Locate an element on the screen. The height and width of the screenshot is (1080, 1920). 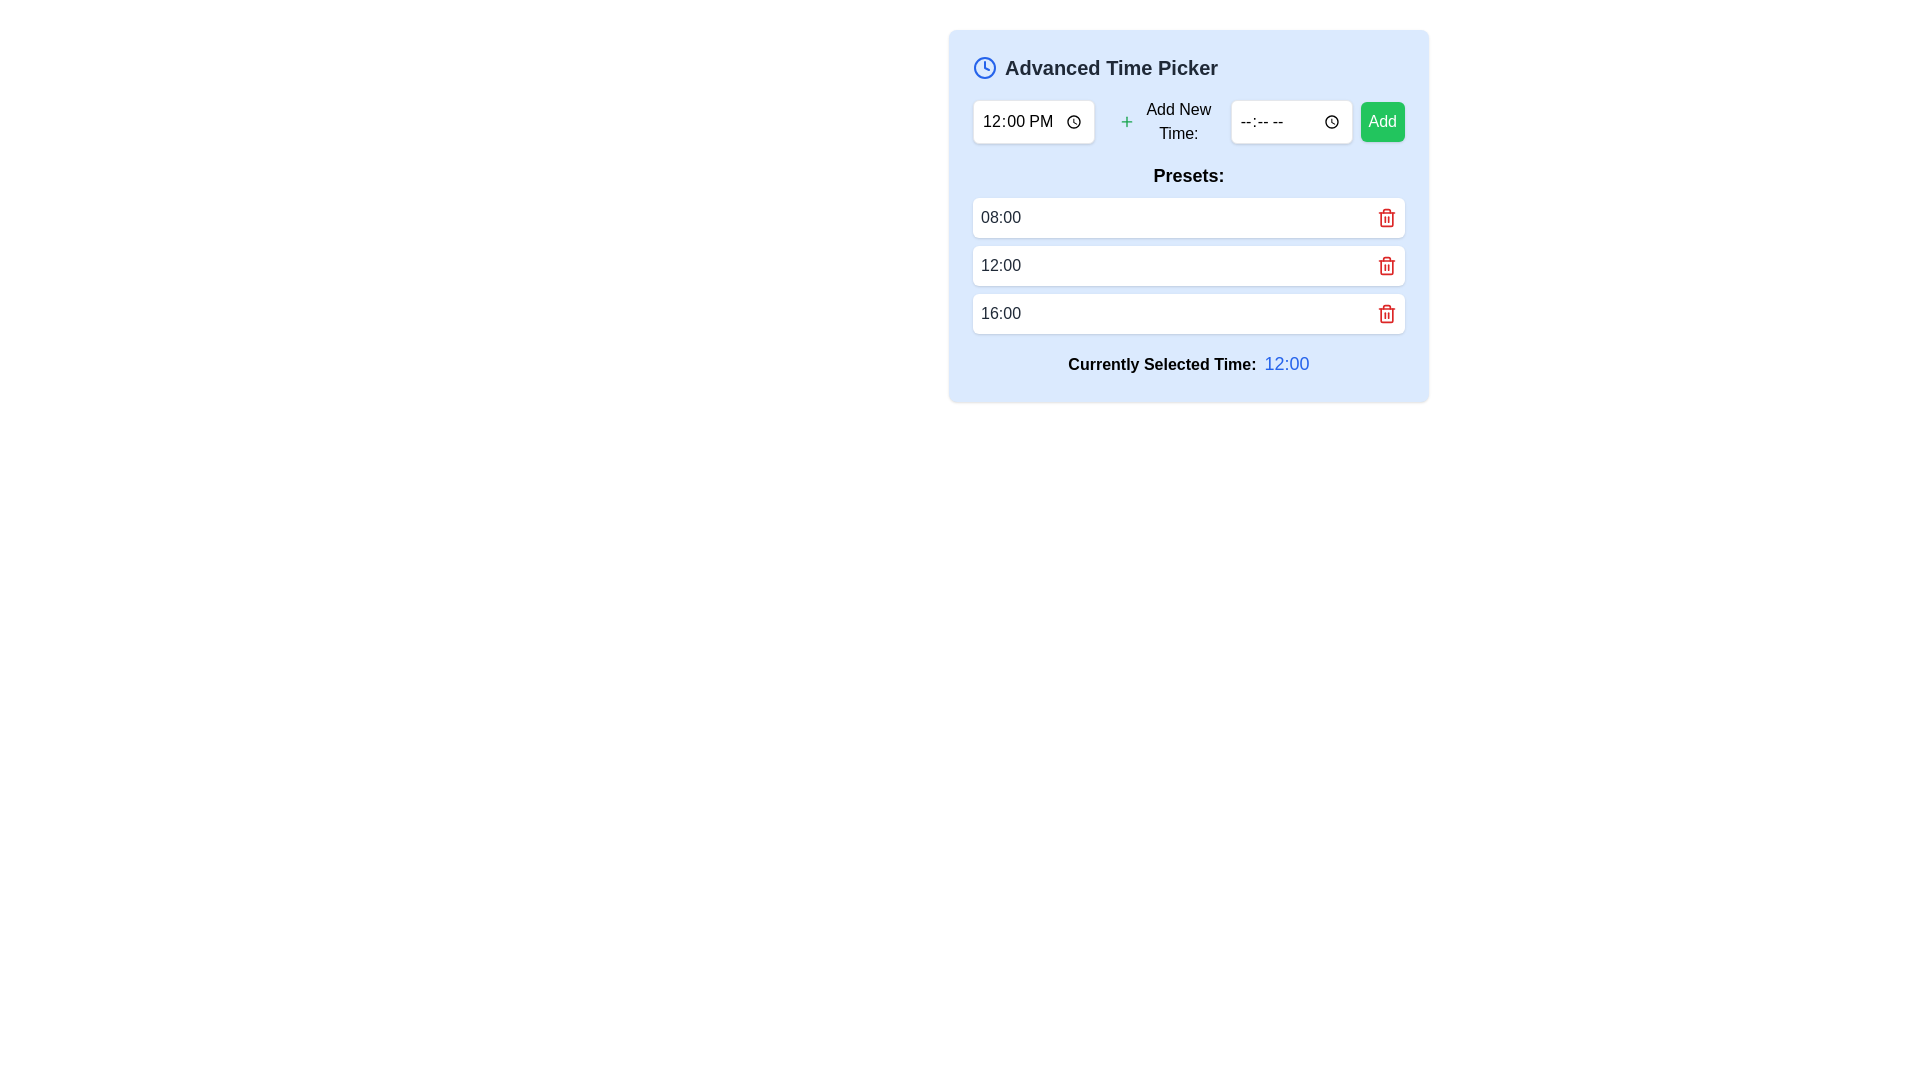
the trash can icon is located at coordinates (1386, 218).